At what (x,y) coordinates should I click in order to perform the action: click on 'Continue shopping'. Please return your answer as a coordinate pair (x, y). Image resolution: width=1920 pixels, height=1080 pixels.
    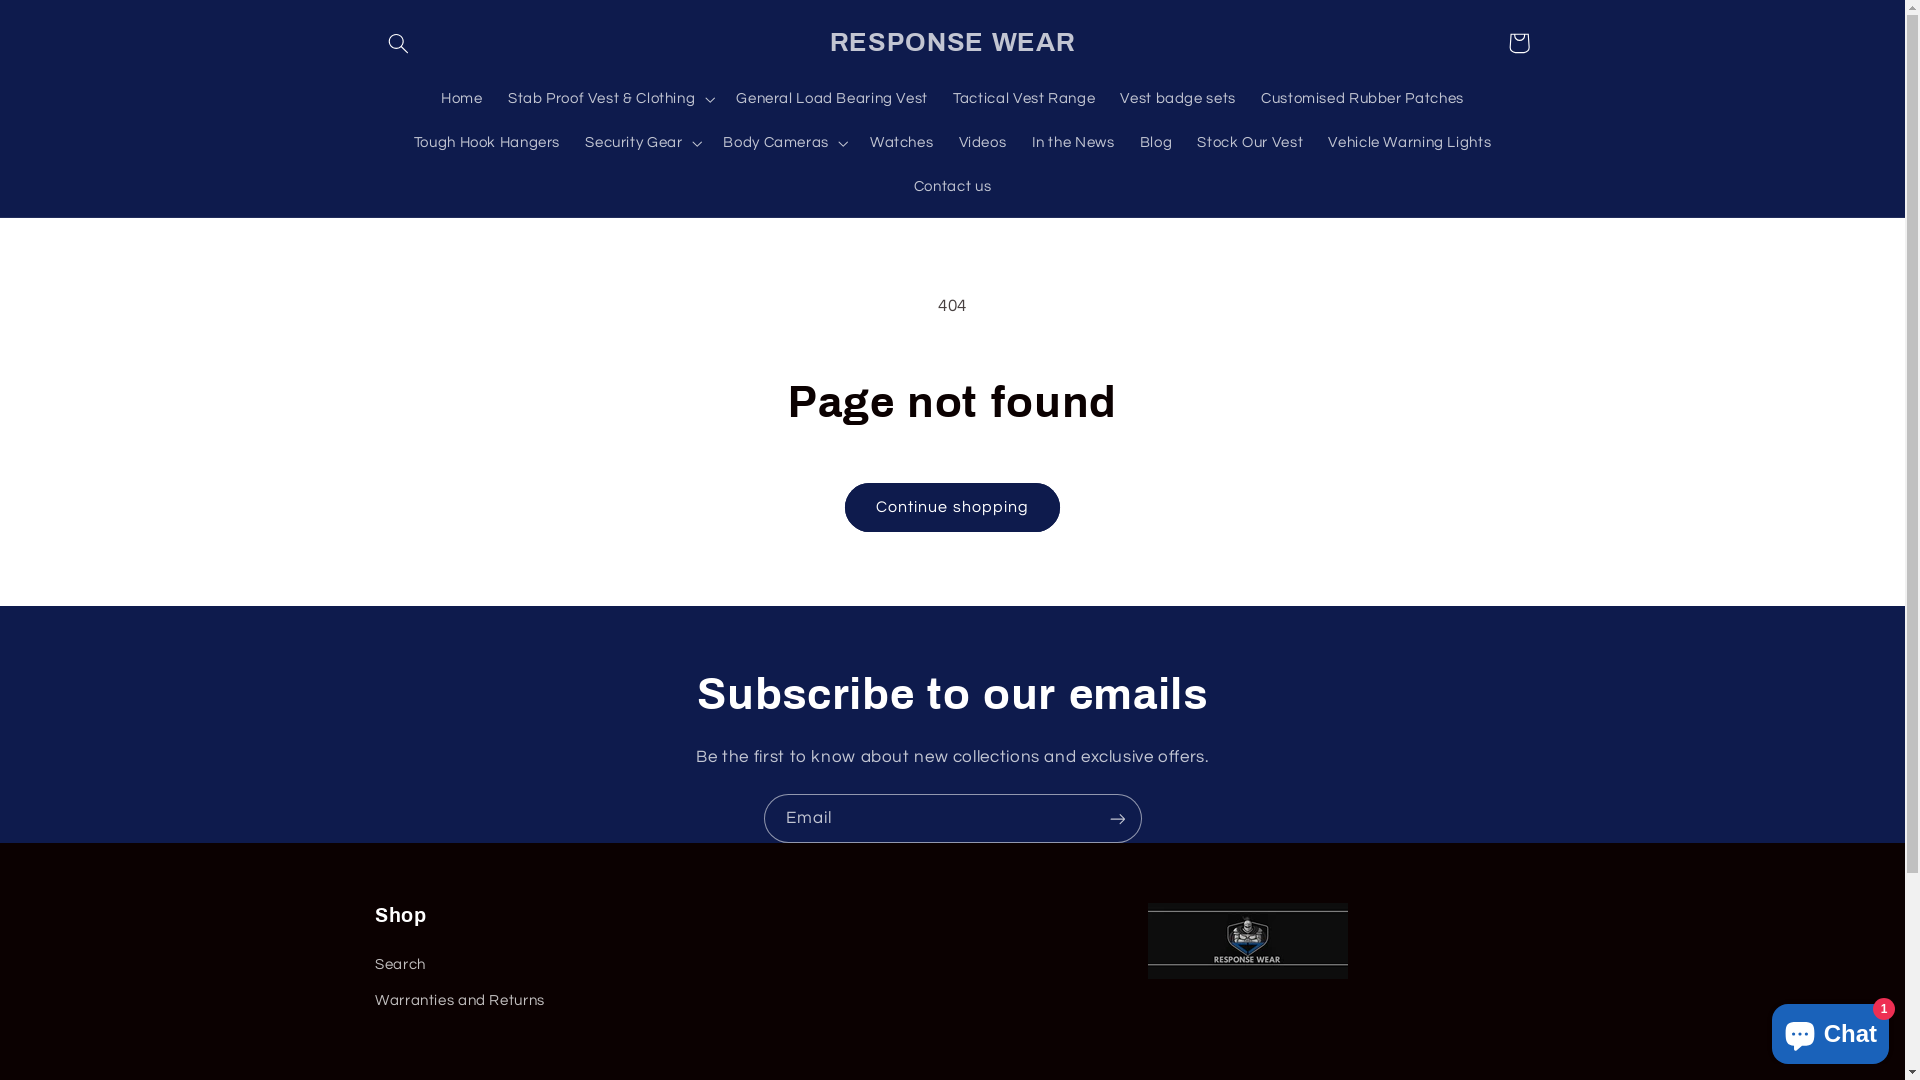
    Looking at the image, I should click on (952, 506).